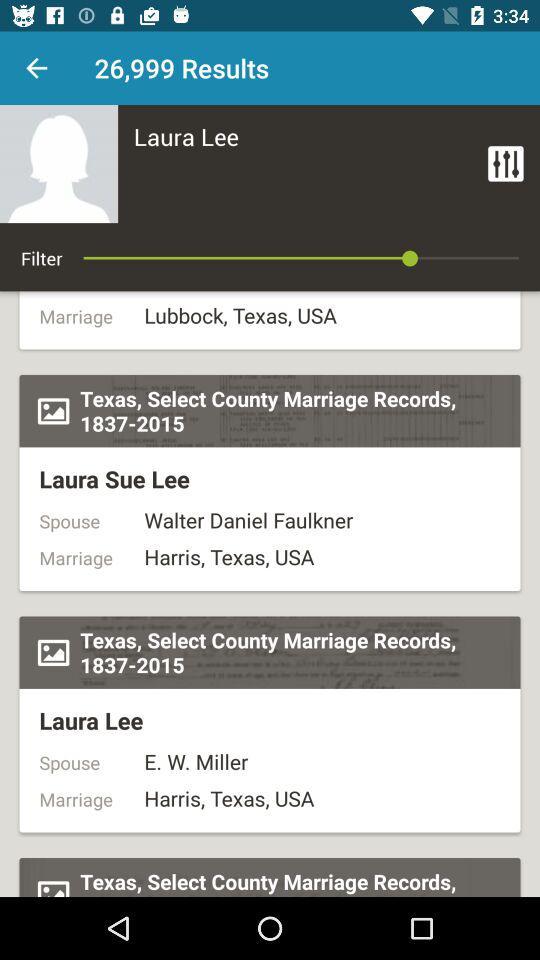 The height and width of the screenshot is (960, 540). Describe the element at coordinates (504, 162) in the screenshot. I see `item next to the laura lee icon` at that location.